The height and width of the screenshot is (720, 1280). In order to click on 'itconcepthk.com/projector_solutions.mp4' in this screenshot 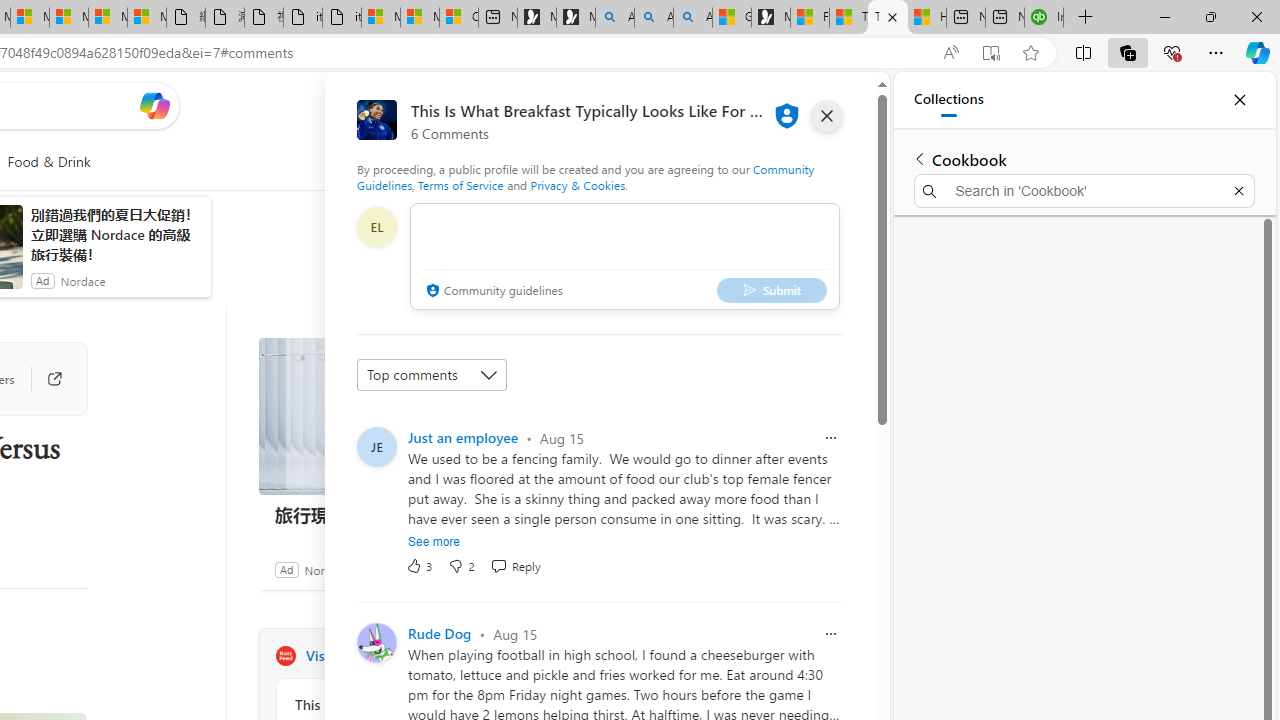, I will do `click(341, 17)`.